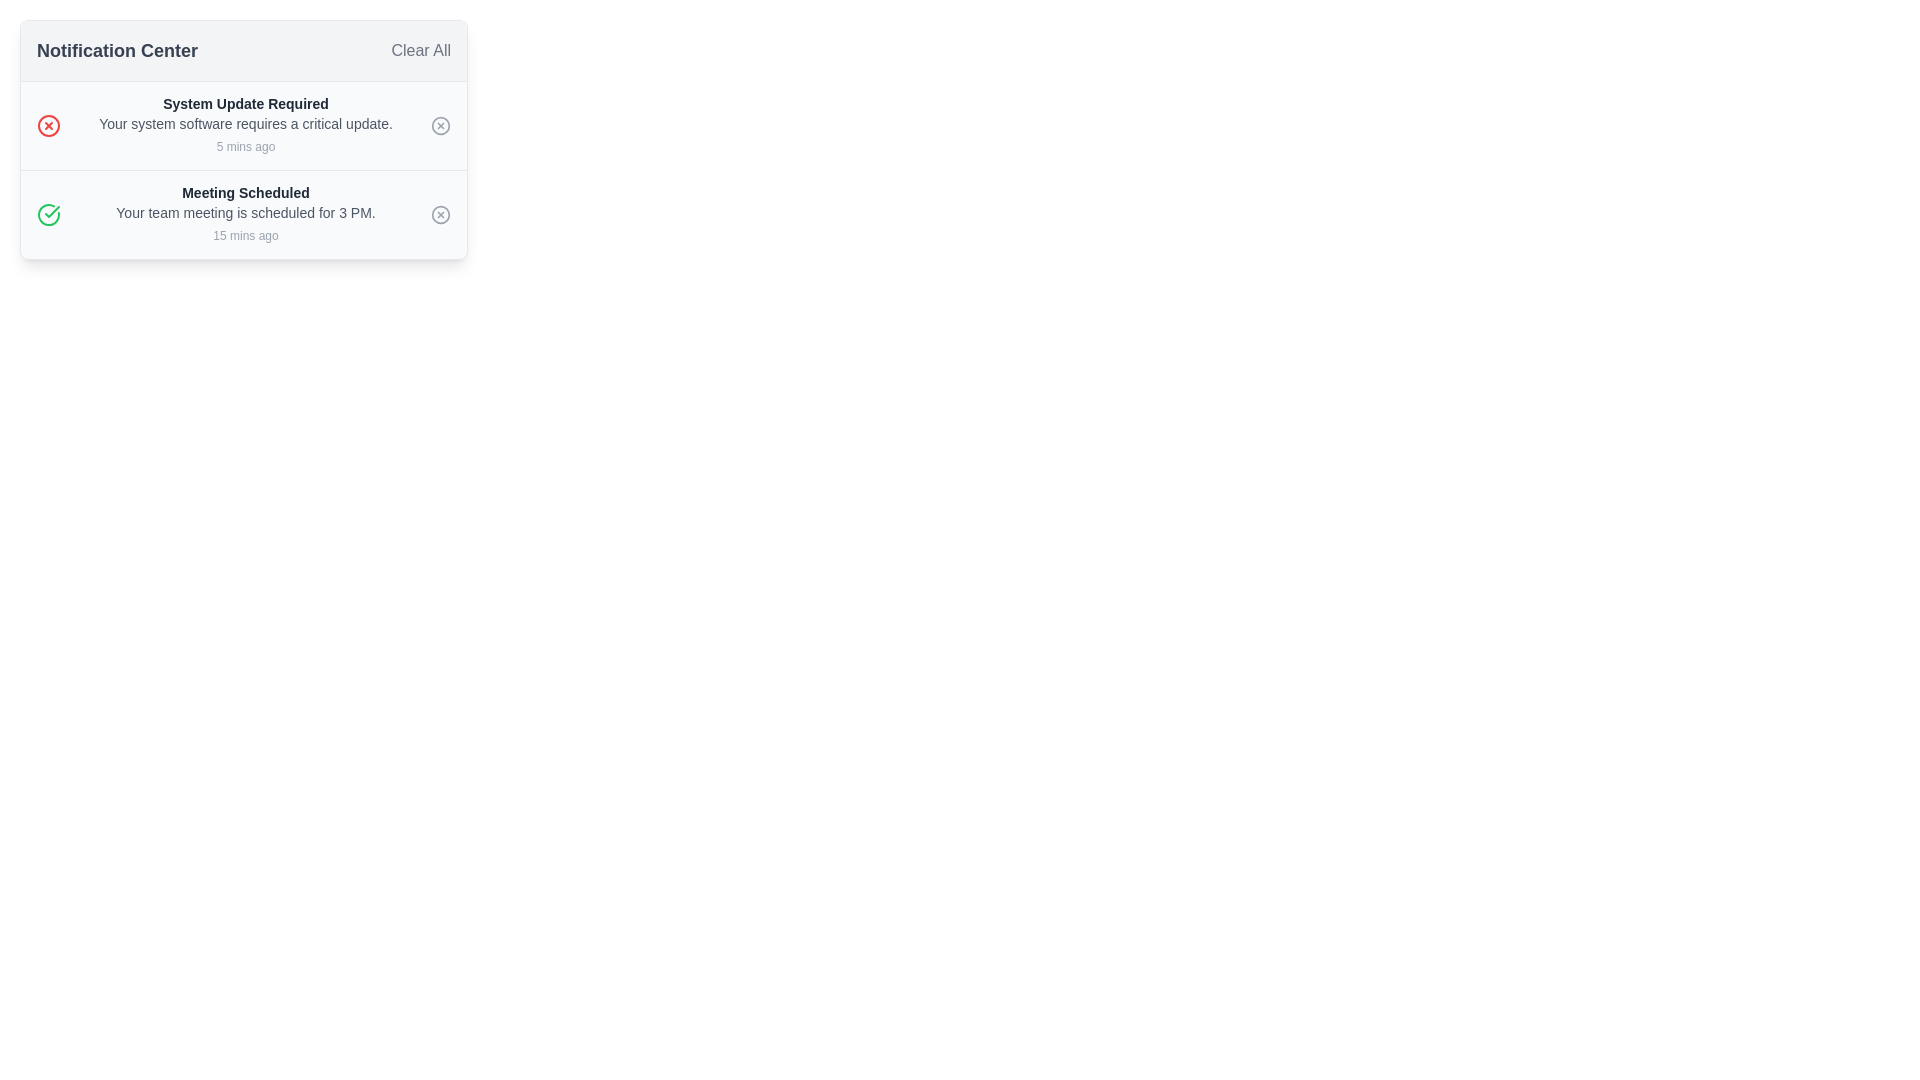 This screenshot has height=1080, width=1920. I want to click on the text label that reads 'System Update Required' in the Notification Center, which is the title of the first notification item, so click(244, 104).